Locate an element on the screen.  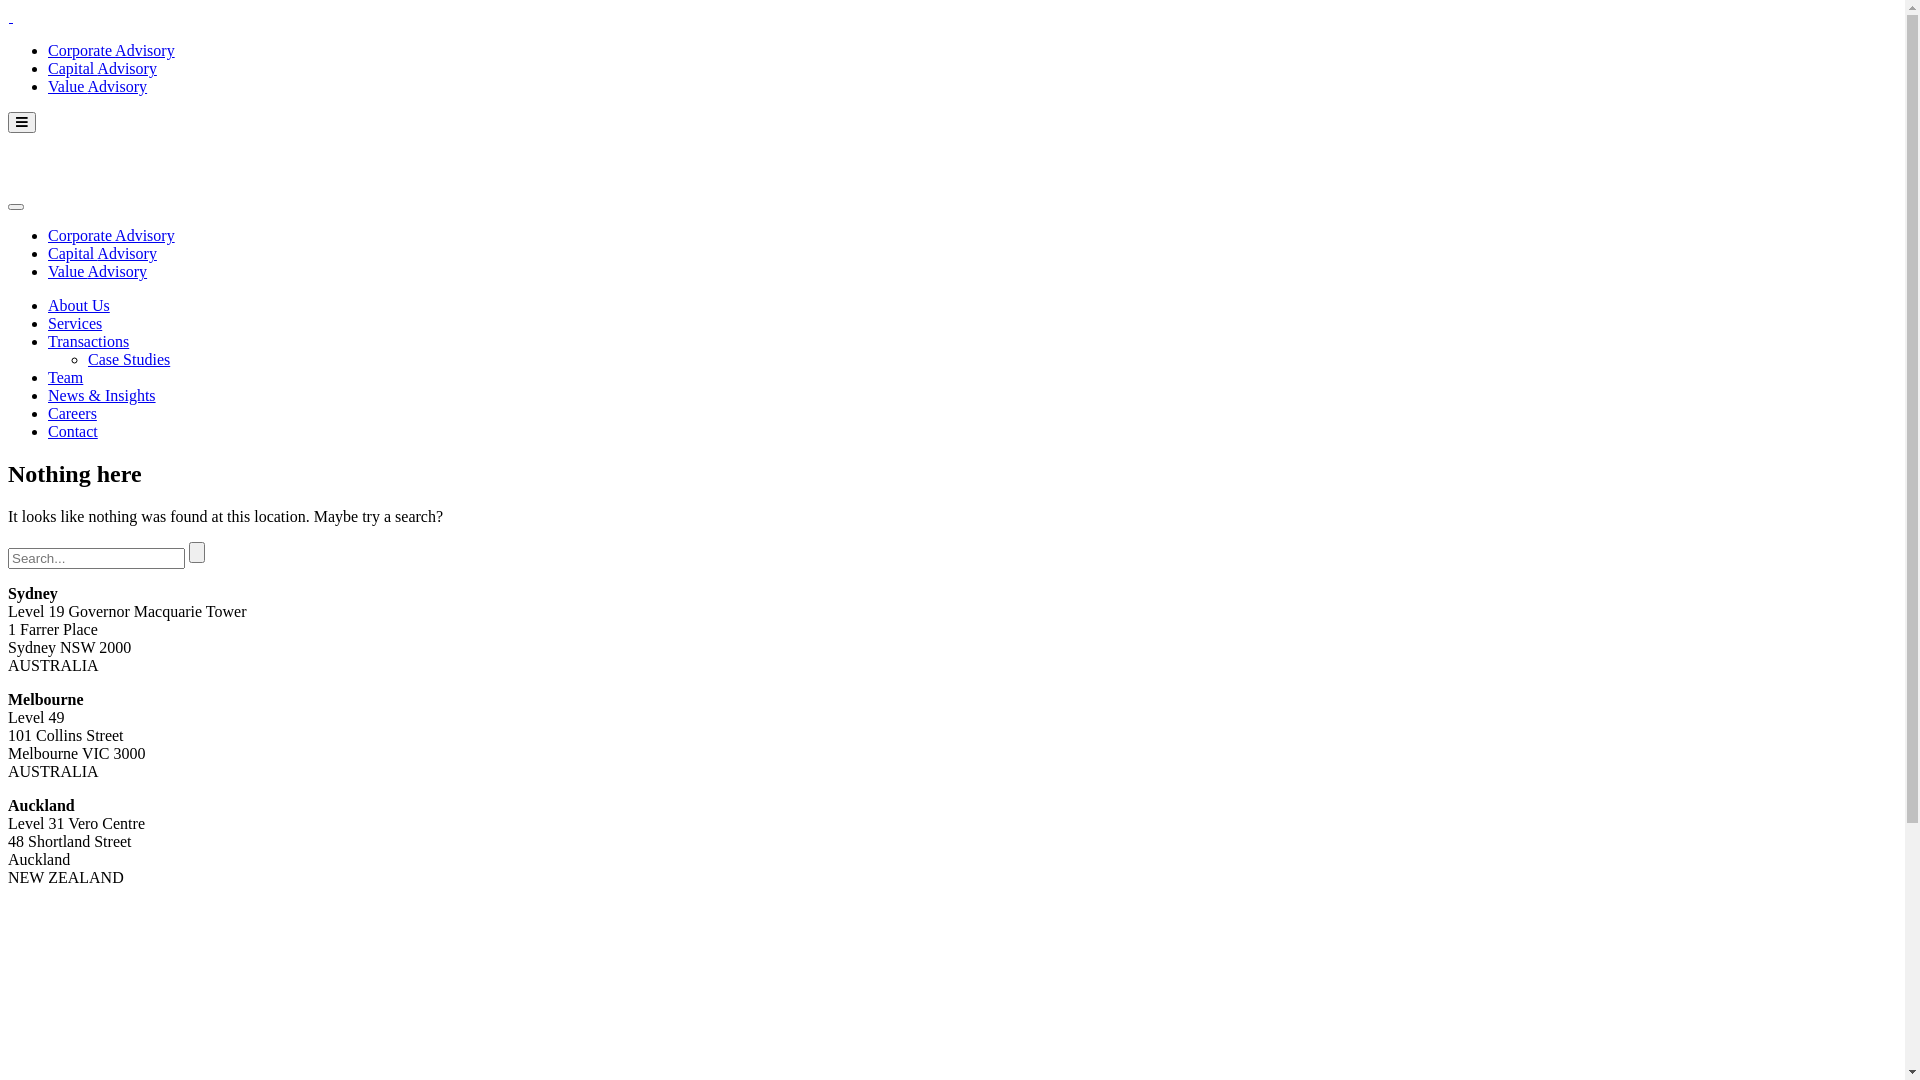
'Careers' is located at coordinates (72, 412).